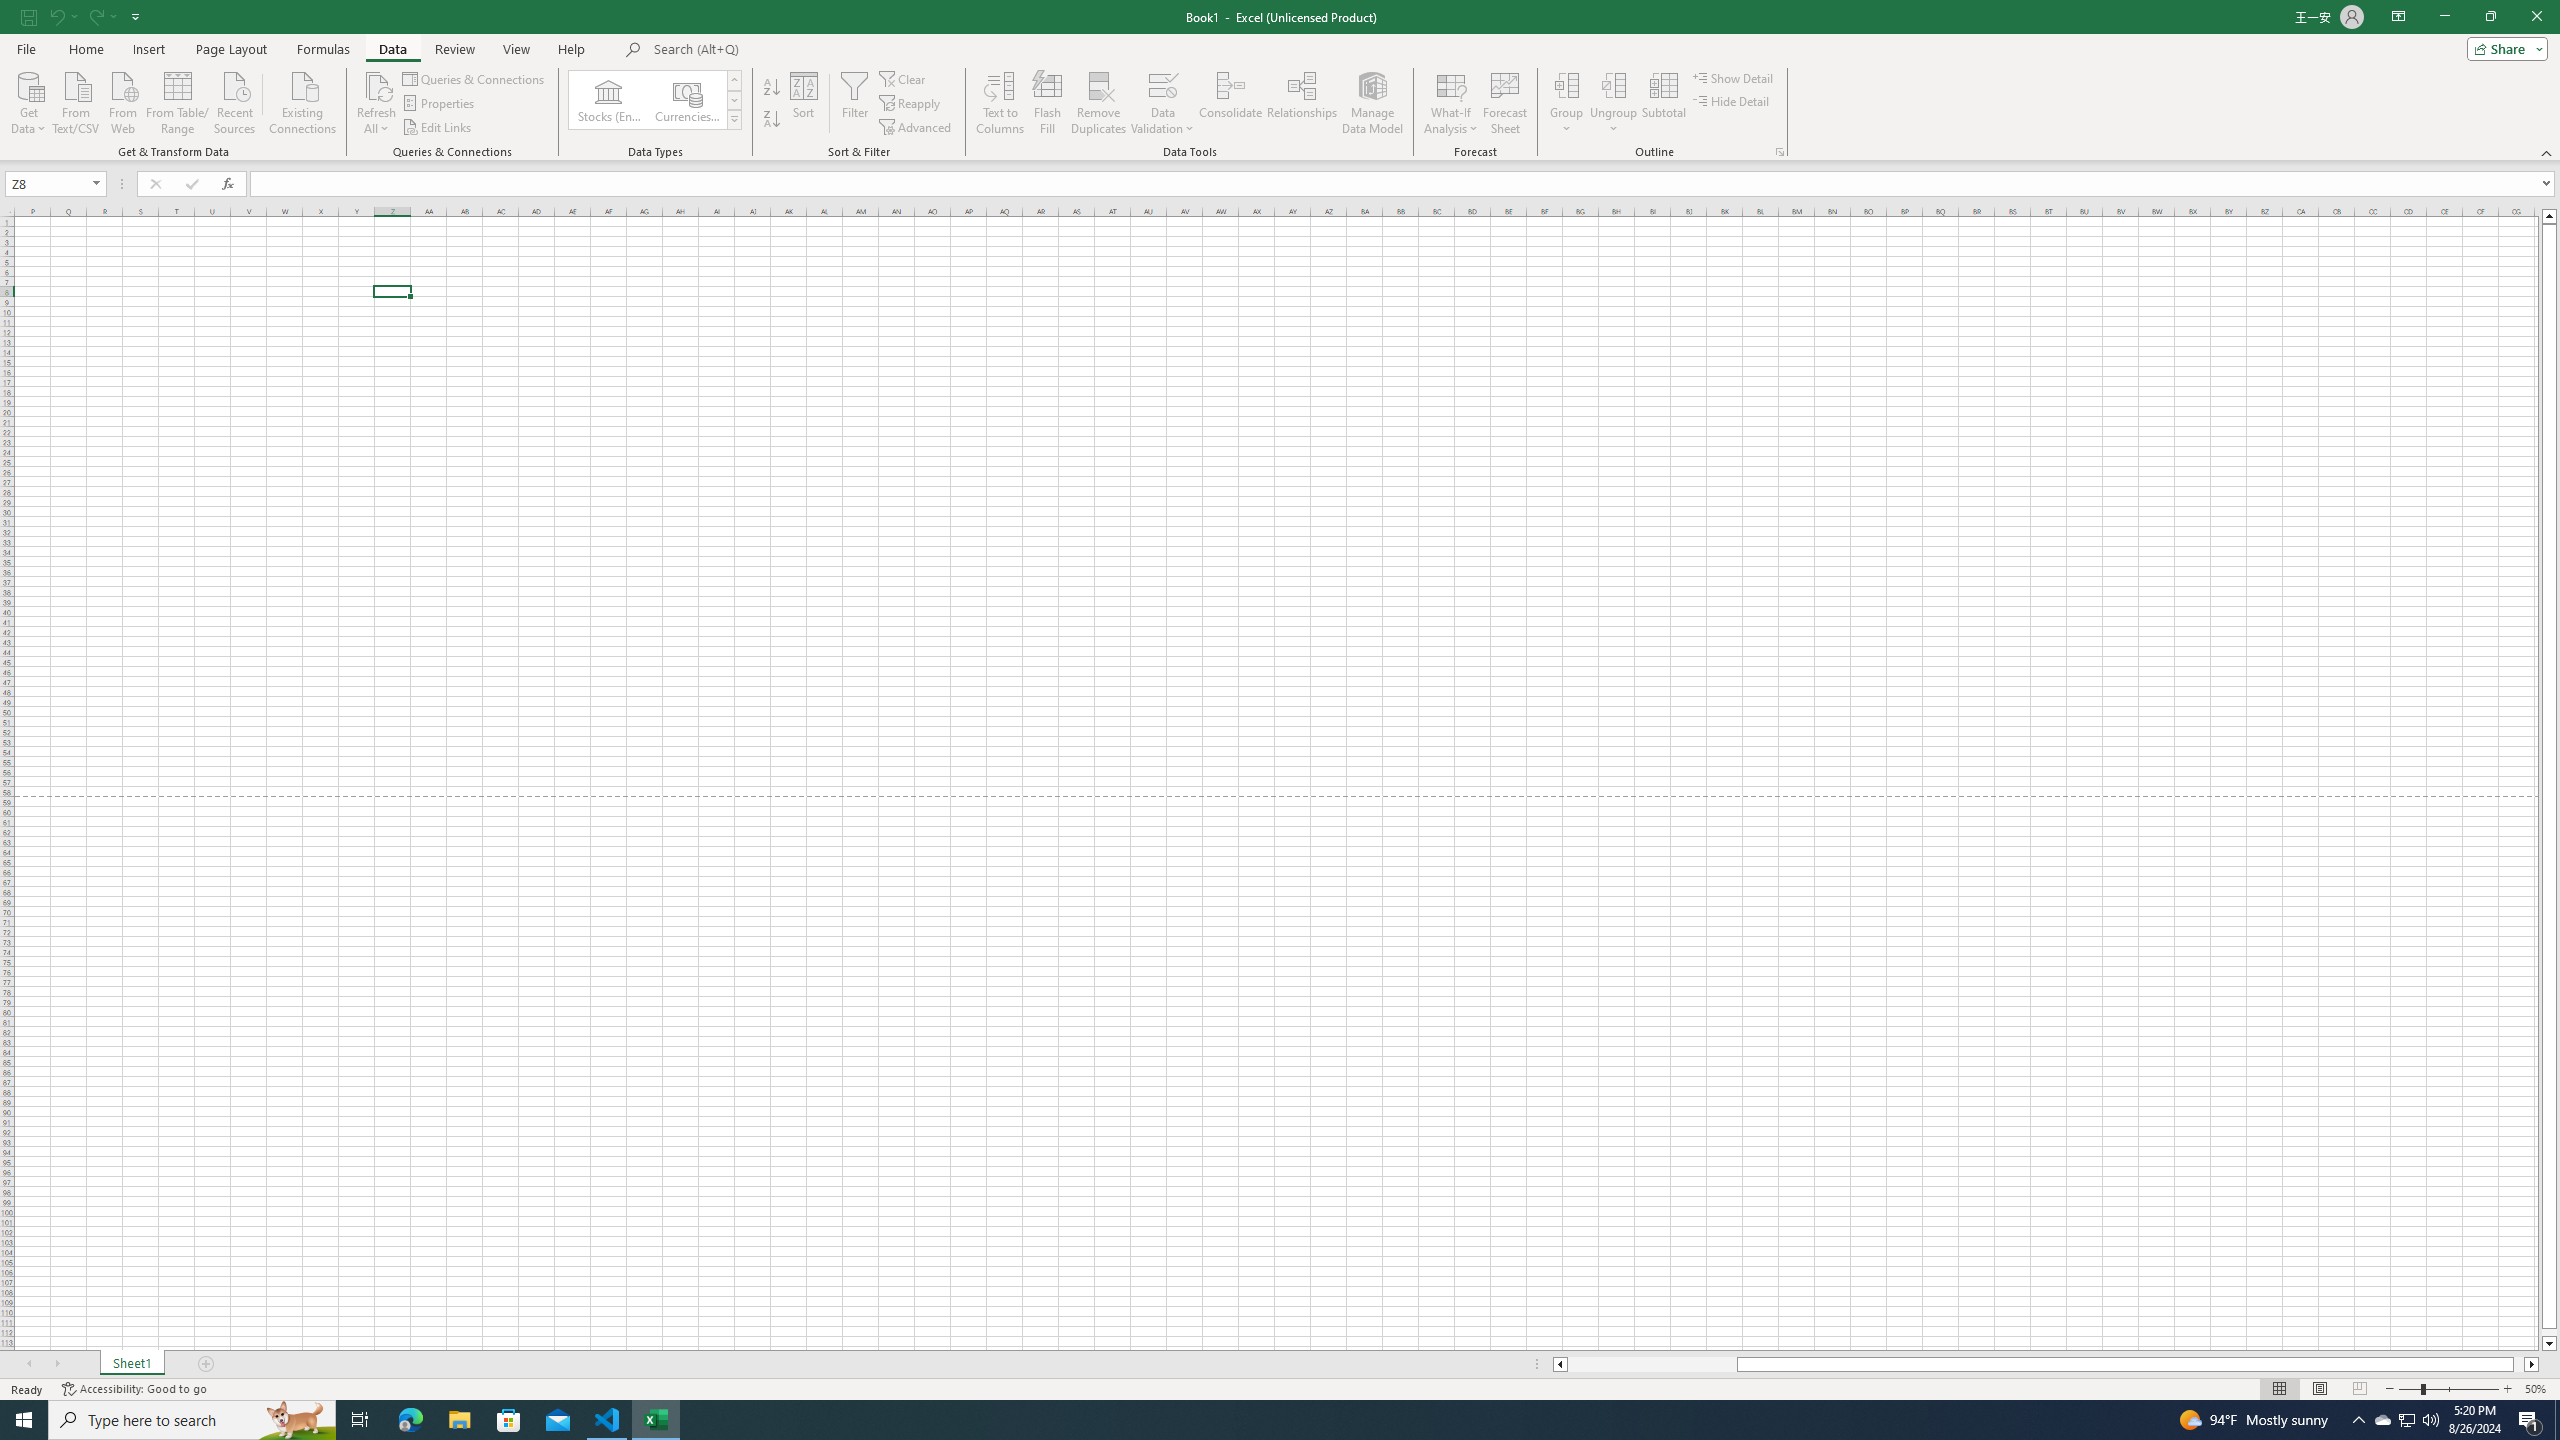  Describe the element at coordinates (147, 49) in the screenshot. I see `'Insert'` at that location.